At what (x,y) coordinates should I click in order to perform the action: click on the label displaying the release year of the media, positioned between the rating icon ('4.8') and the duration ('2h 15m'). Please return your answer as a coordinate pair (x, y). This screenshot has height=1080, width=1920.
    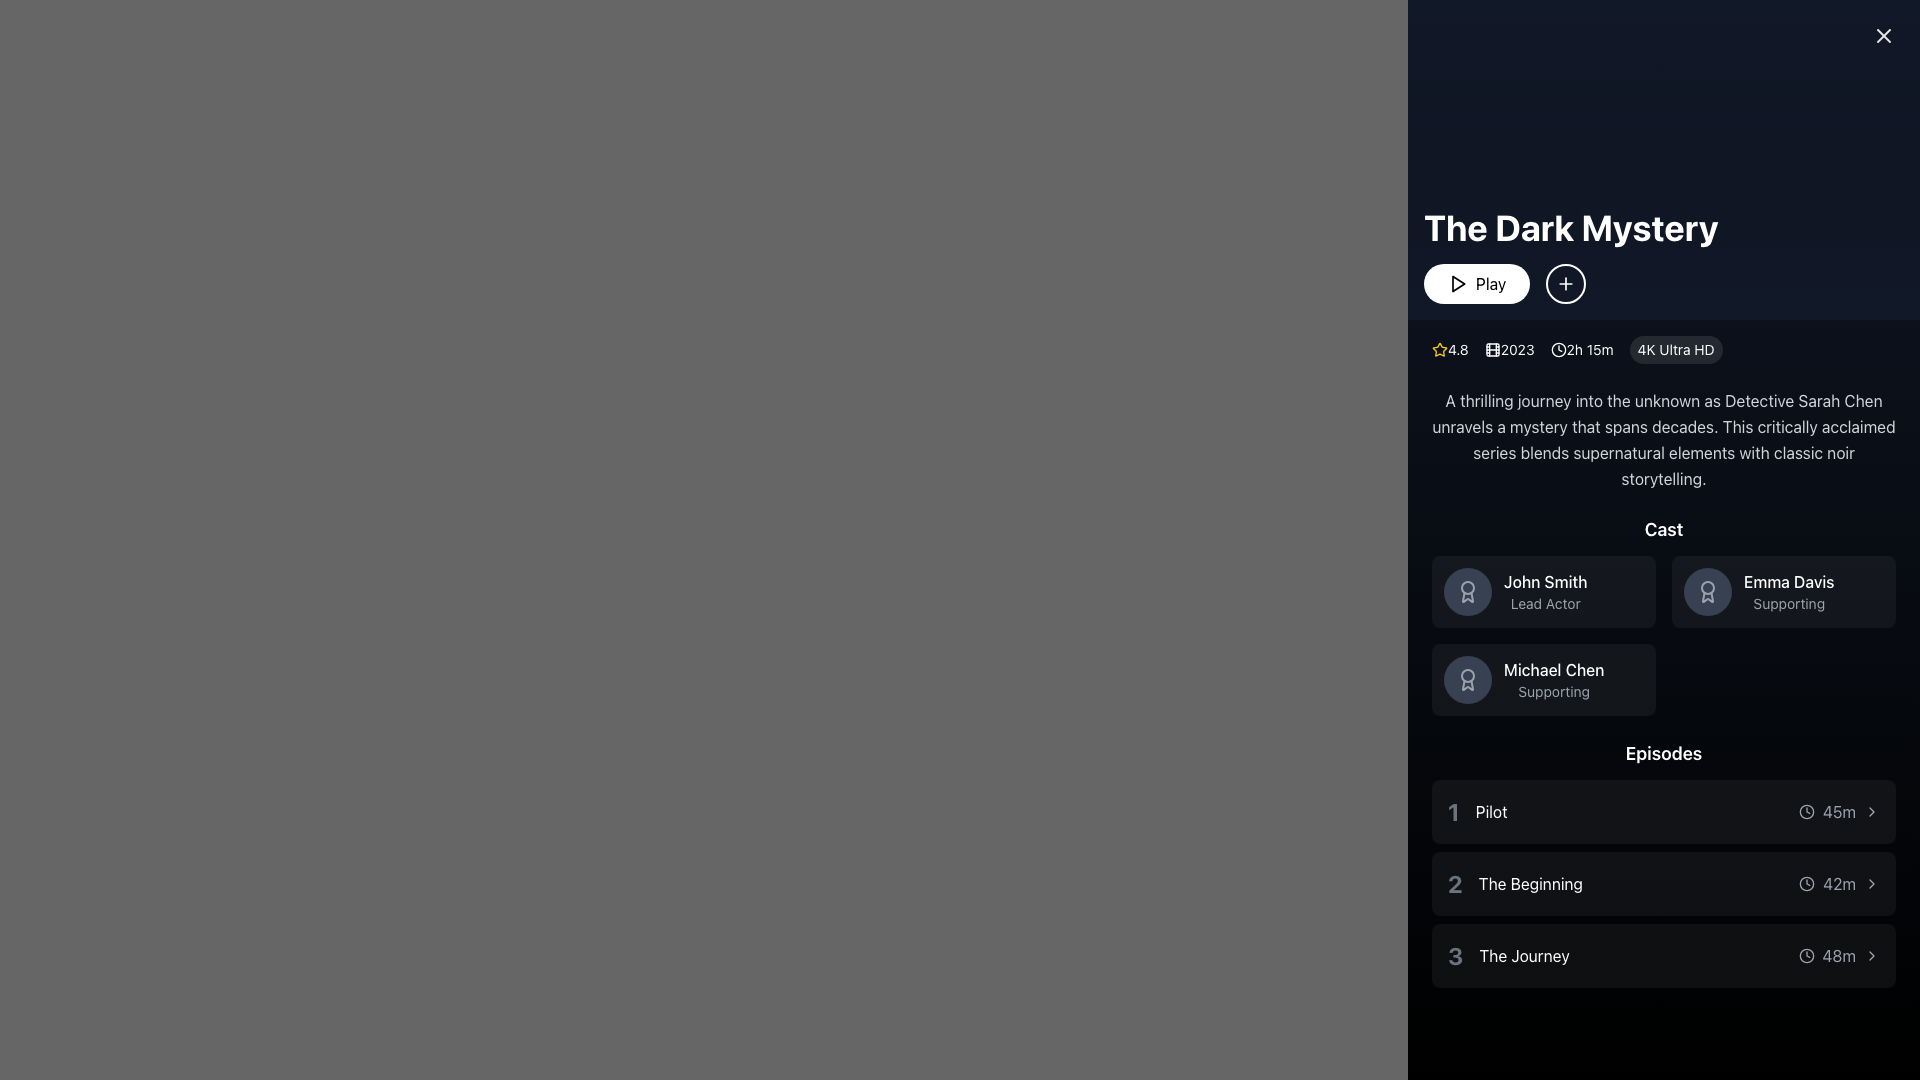
    Looking at the image, I should click on (1509, 349).